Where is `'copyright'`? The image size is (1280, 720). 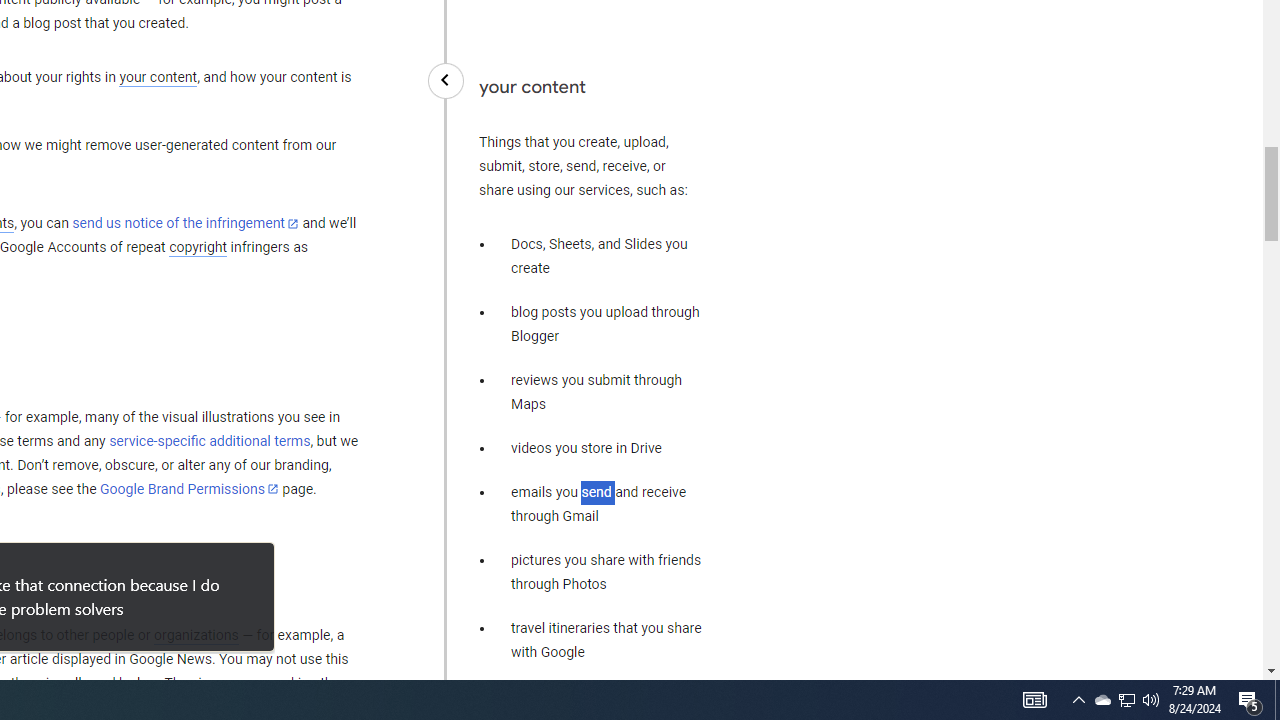 'copyright' is located at coordinates (198, 247).